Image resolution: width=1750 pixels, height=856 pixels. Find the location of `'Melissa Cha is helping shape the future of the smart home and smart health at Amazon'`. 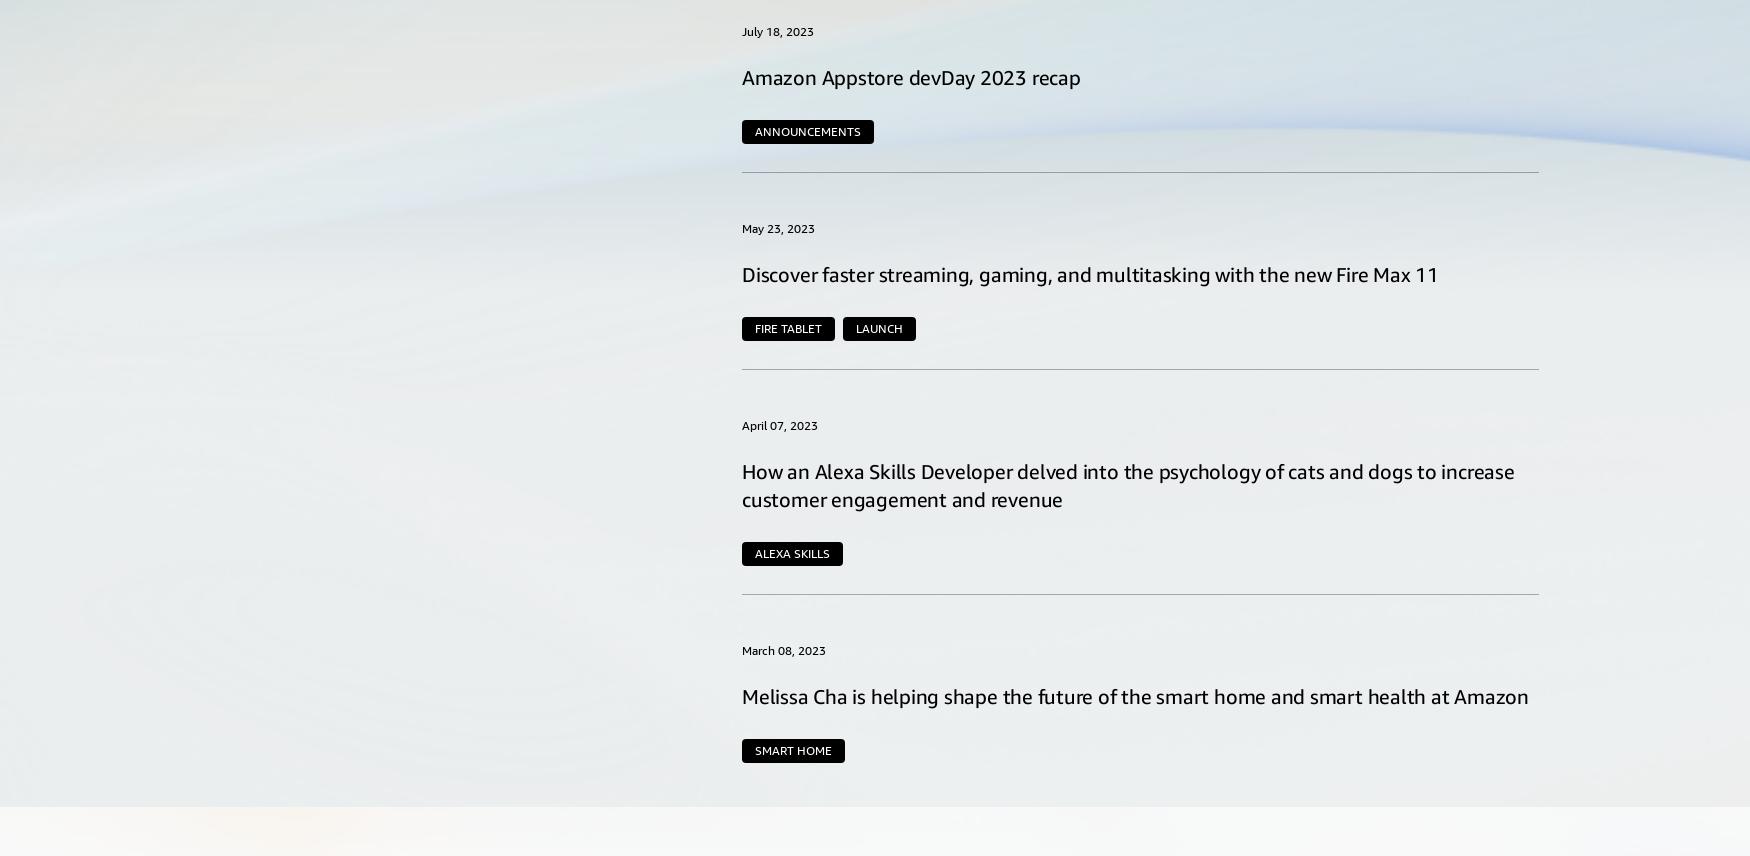

'Melissa Cha is helping shape the future of the smart home and smart health at Amazon' is located at coordinates (1134, 694).